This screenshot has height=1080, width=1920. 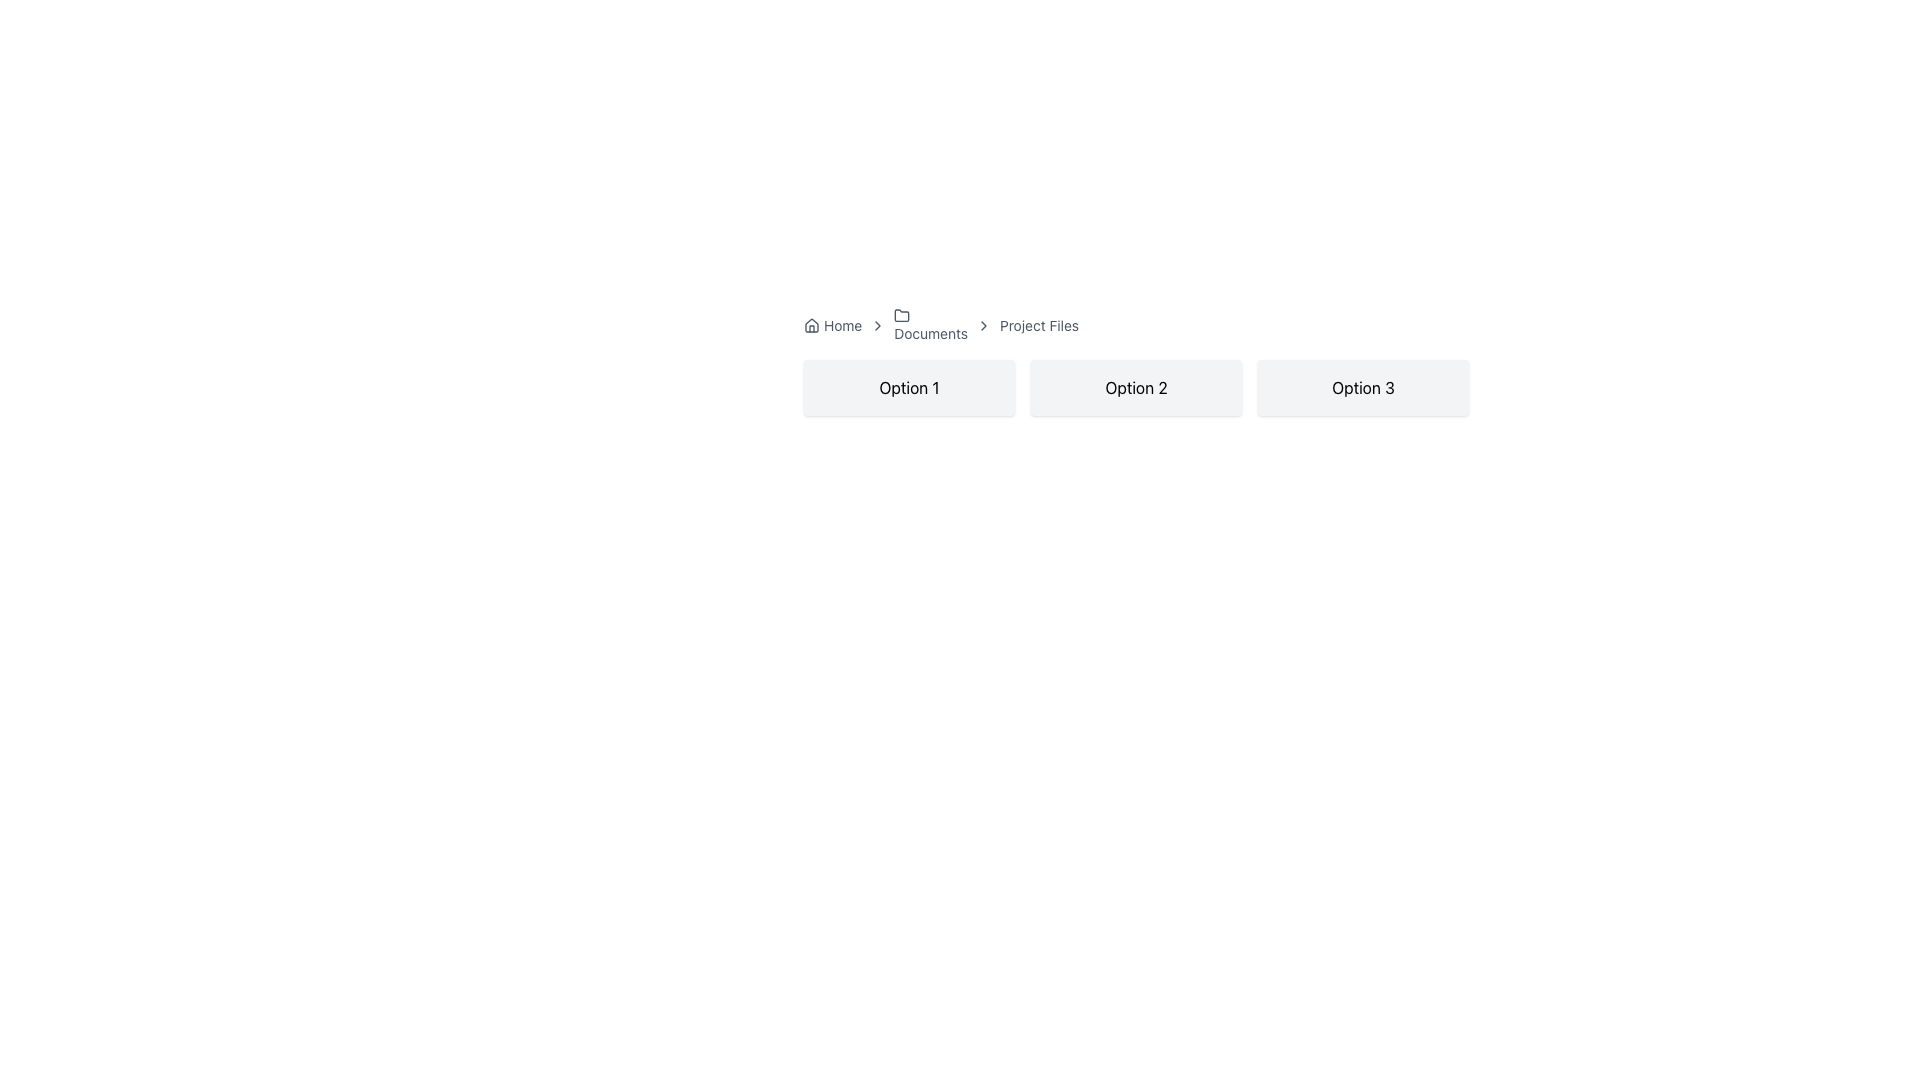 I want to click on any button within the grid of options located beneath the breadcrumb navigation bar labeled 'Home > Documents > Project Files.', so click(x=1136, y=388).